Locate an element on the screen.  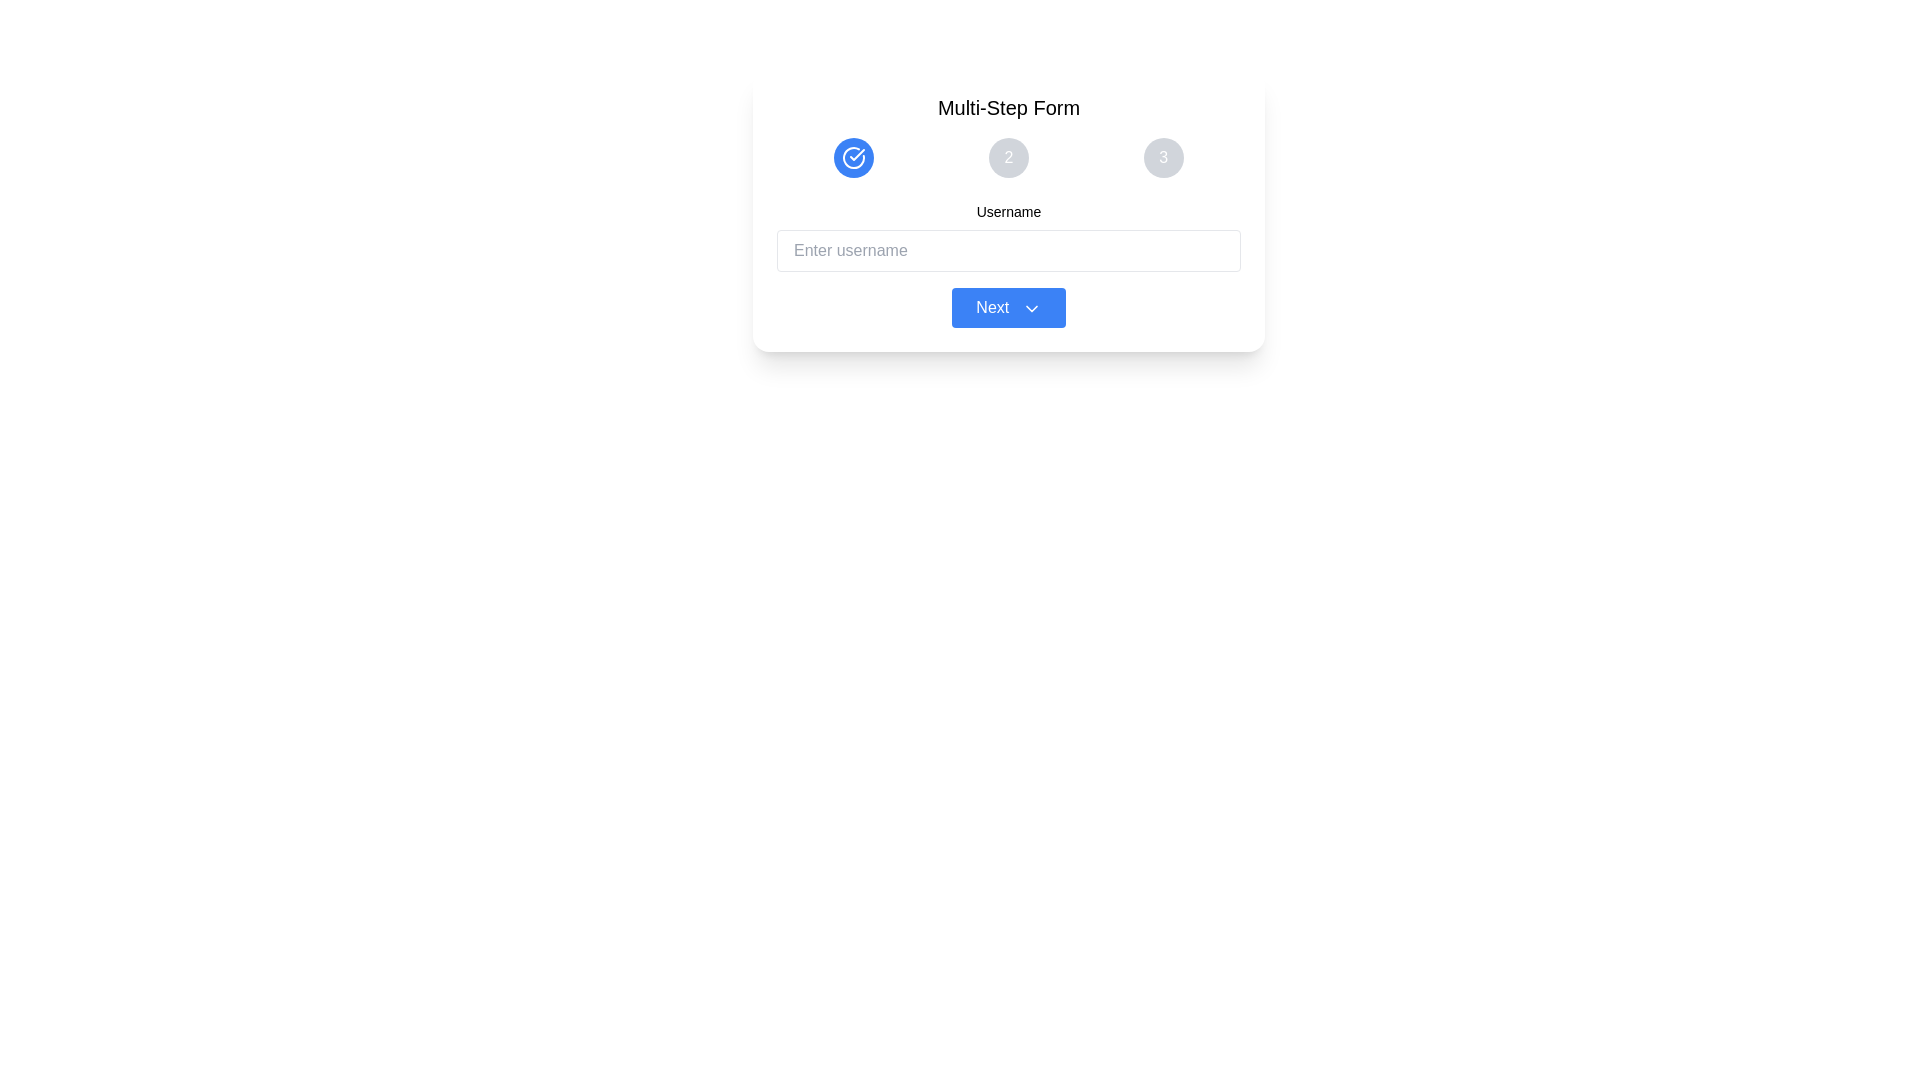
the Icon within the circular progress indicator that marks the completion of the first step in the sequential process is located at coordinates (857, 153).